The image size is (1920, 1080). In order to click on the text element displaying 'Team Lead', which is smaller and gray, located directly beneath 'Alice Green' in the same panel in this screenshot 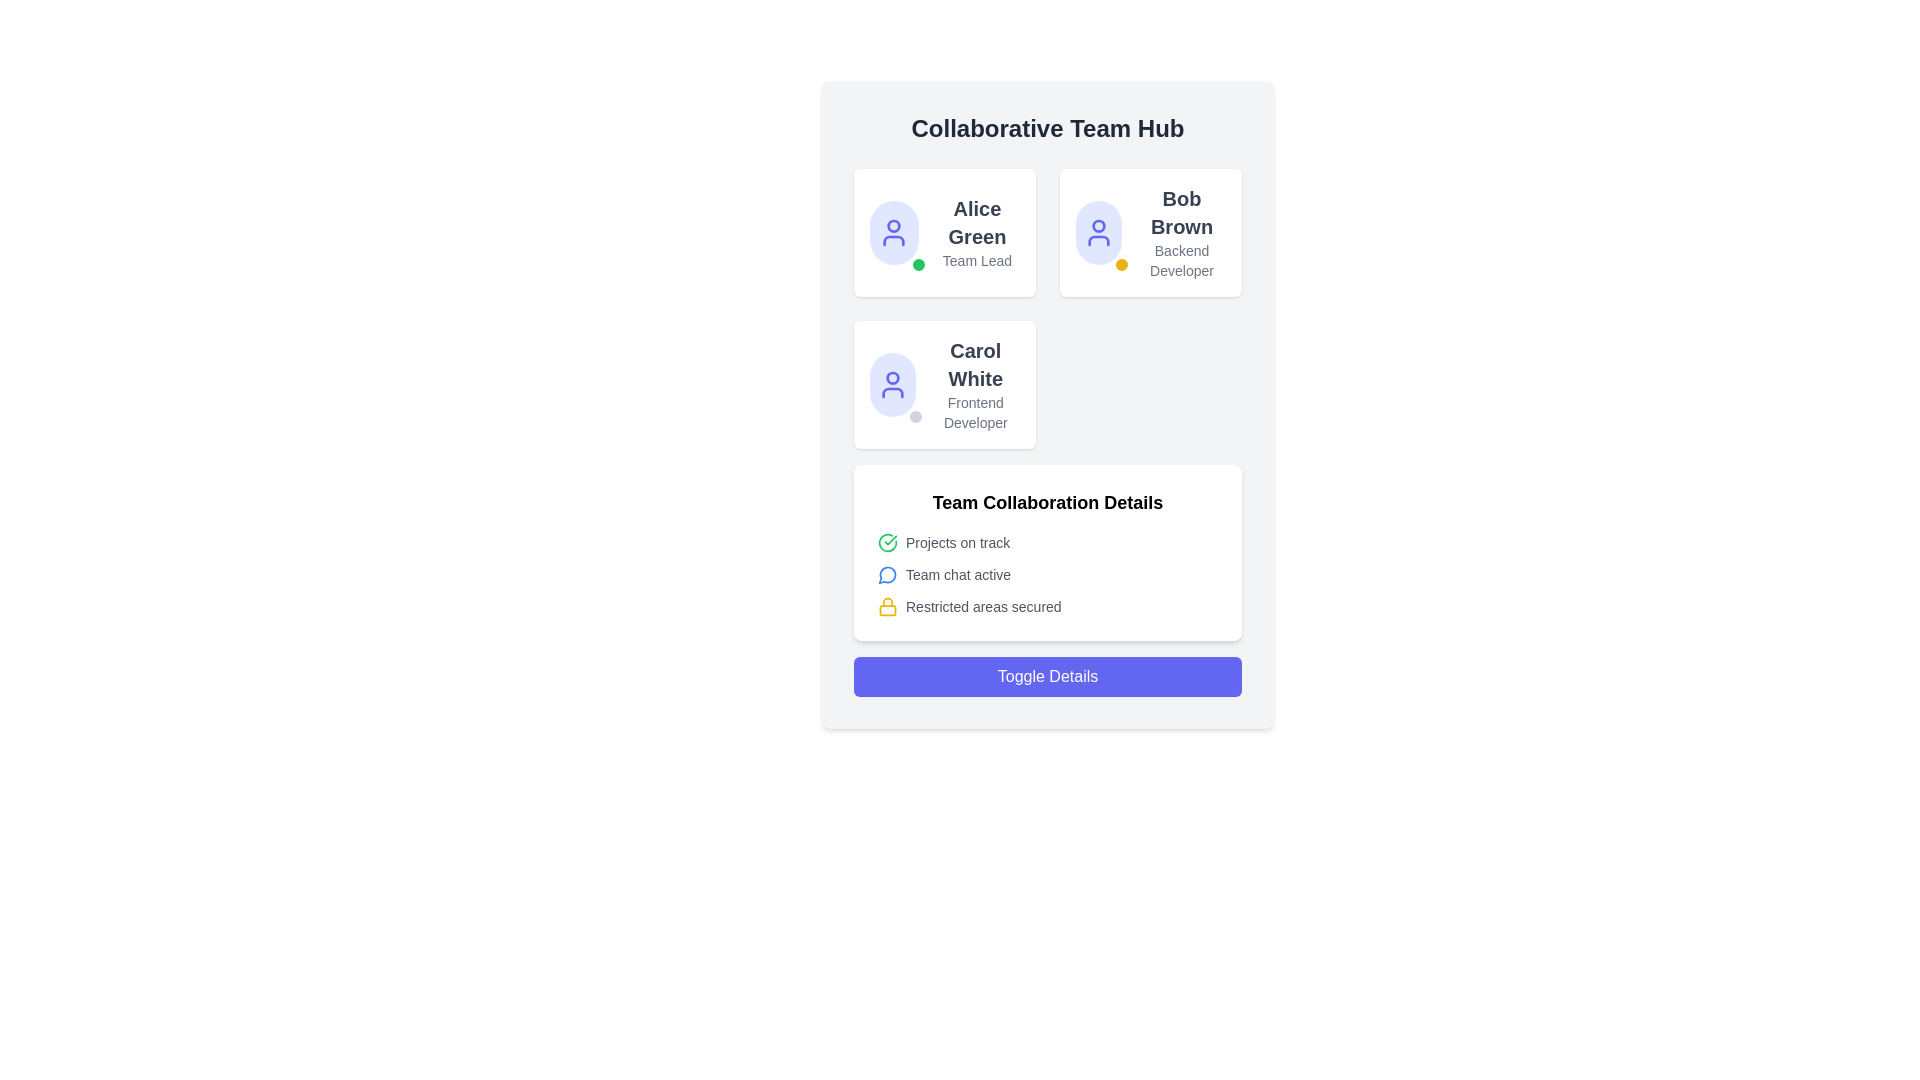, I will do `click(977, 260)`.